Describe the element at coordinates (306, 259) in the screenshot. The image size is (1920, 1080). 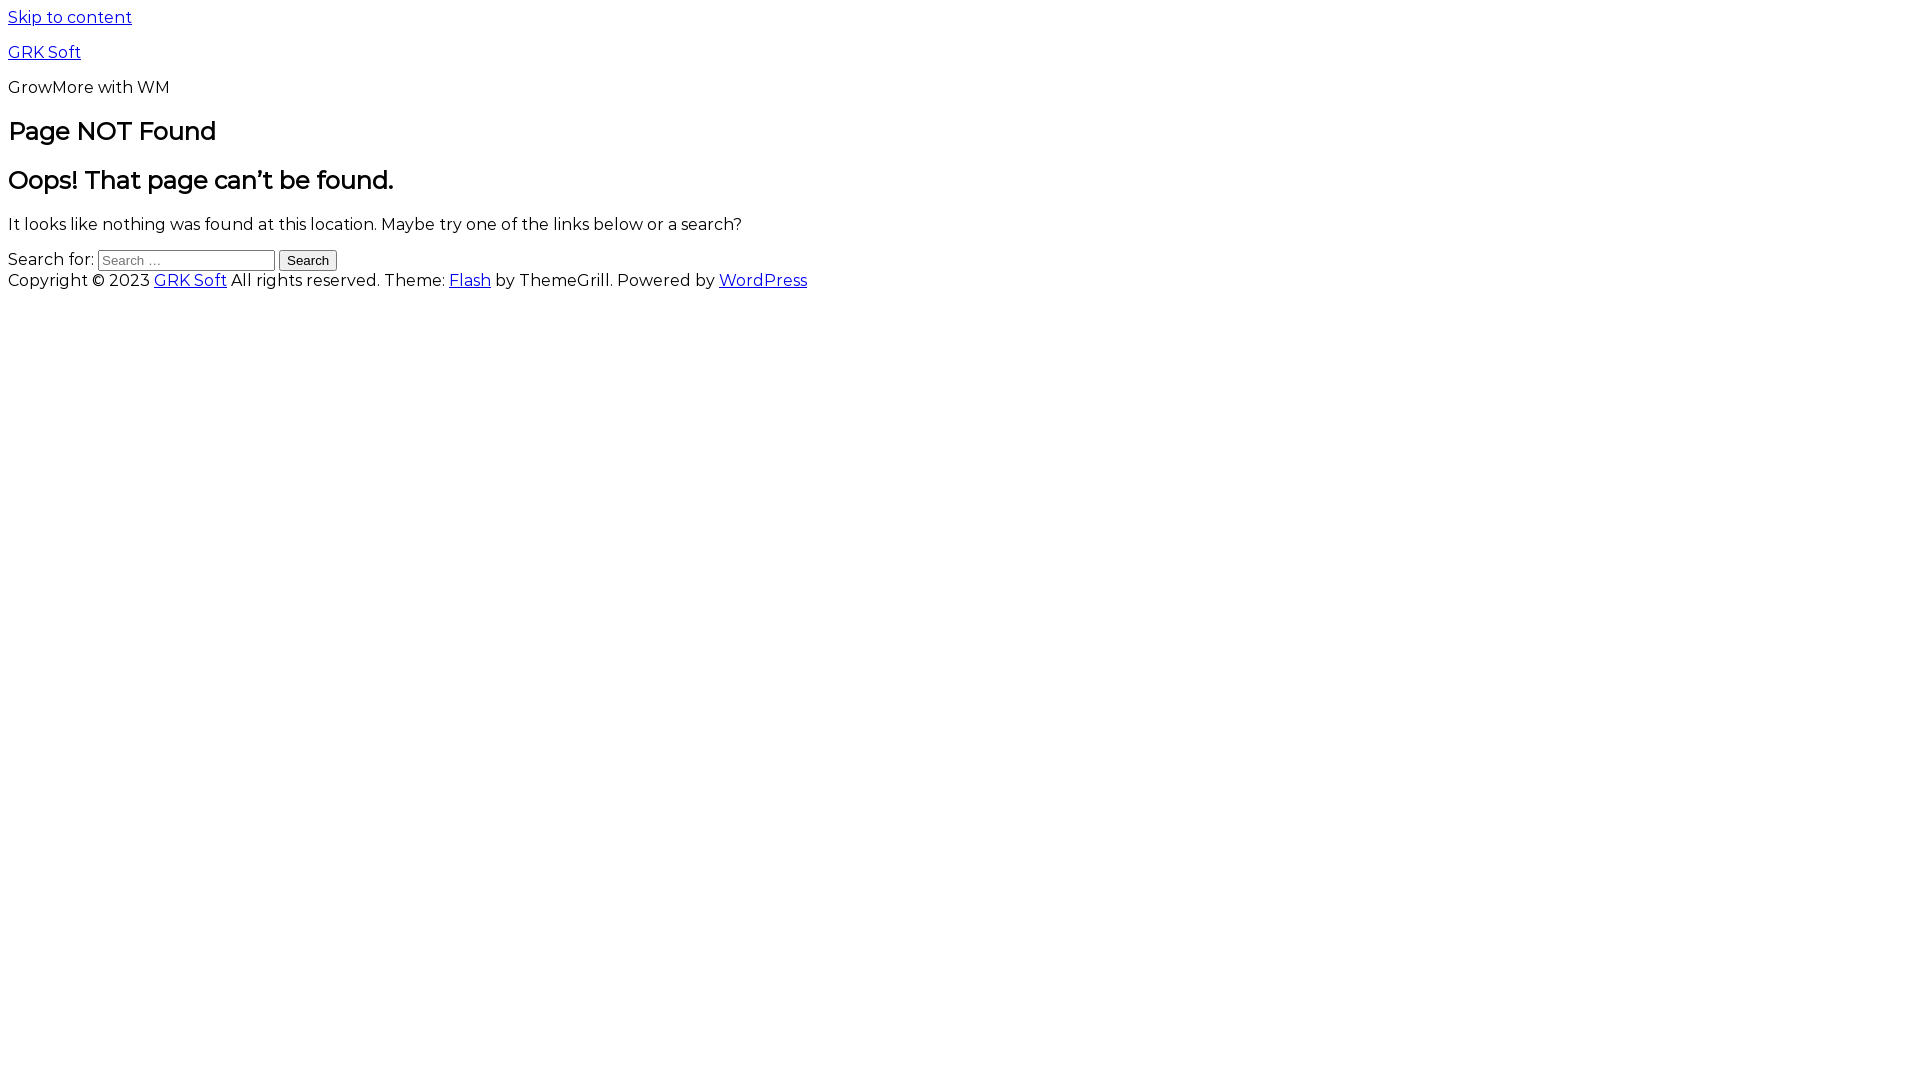
I see `'Search'` at that location.